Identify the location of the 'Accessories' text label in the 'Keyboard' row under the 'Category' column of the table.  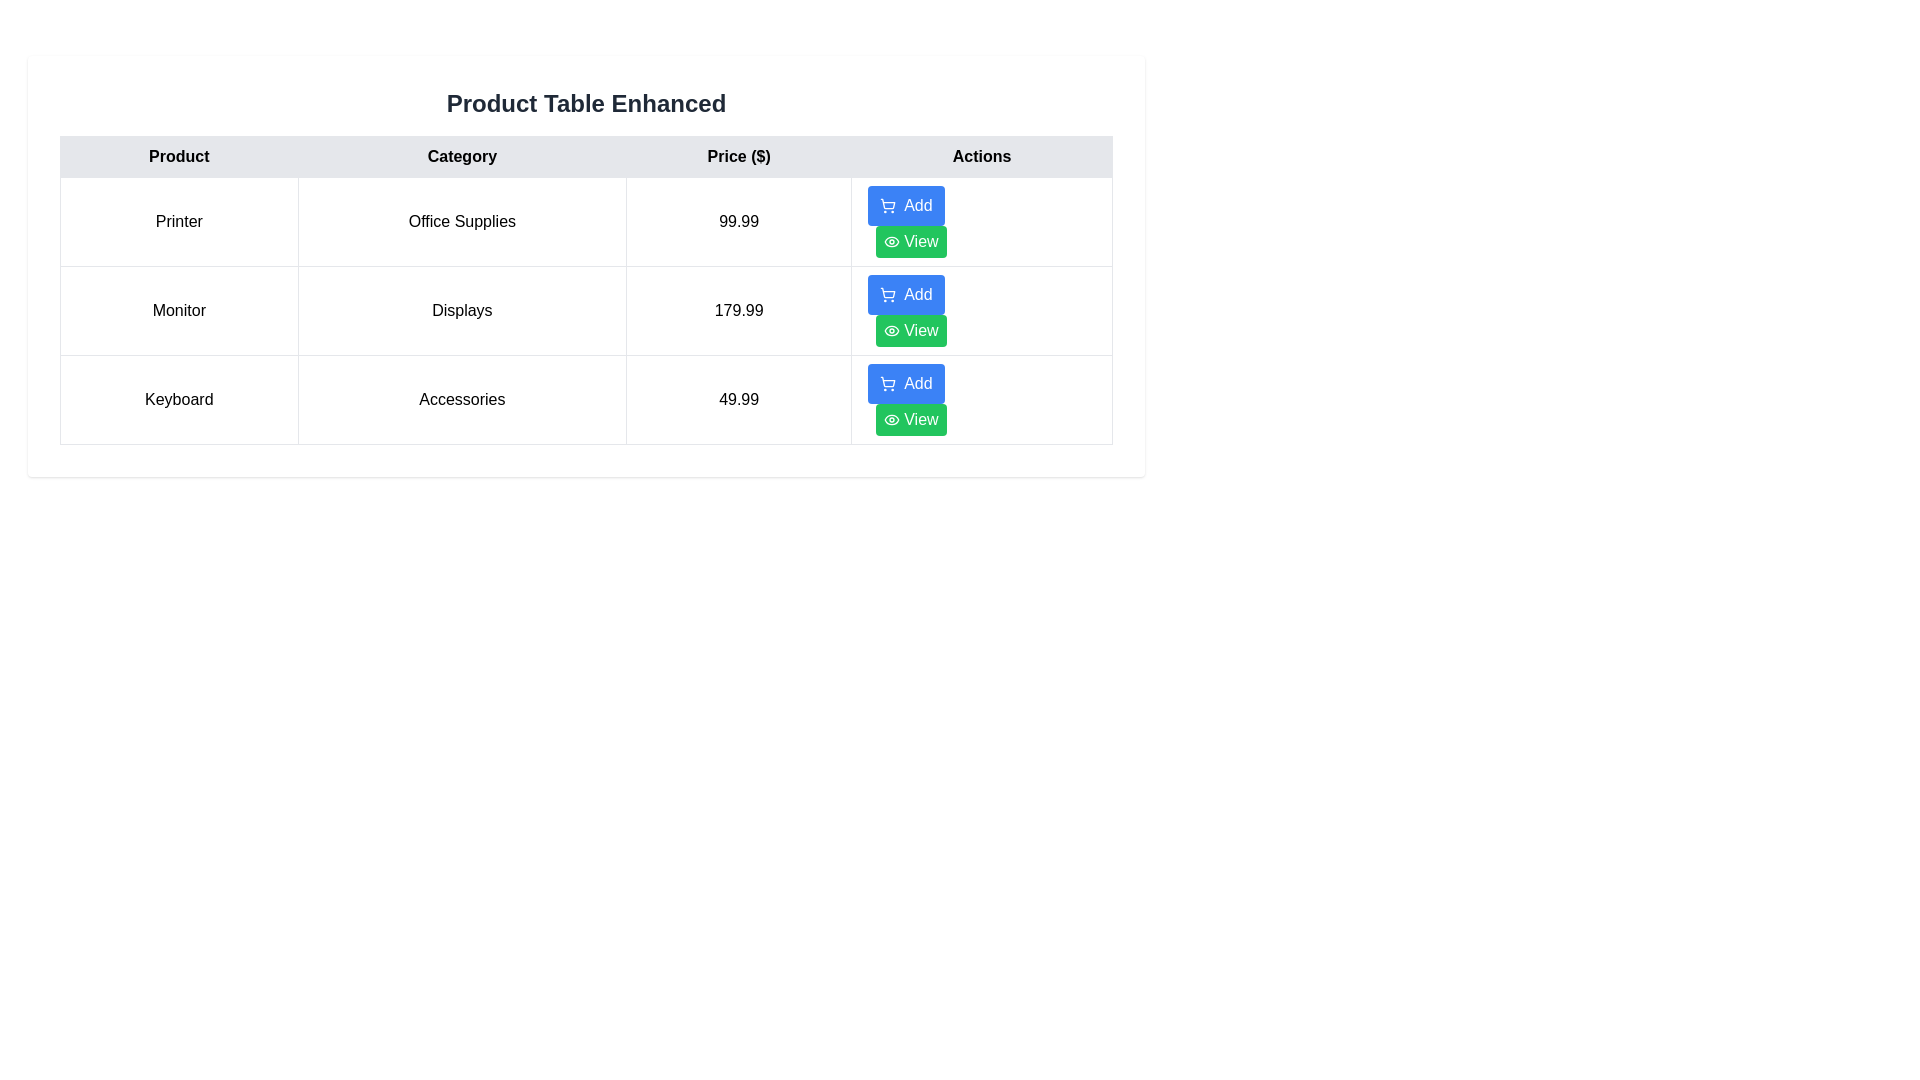
(461, 400).